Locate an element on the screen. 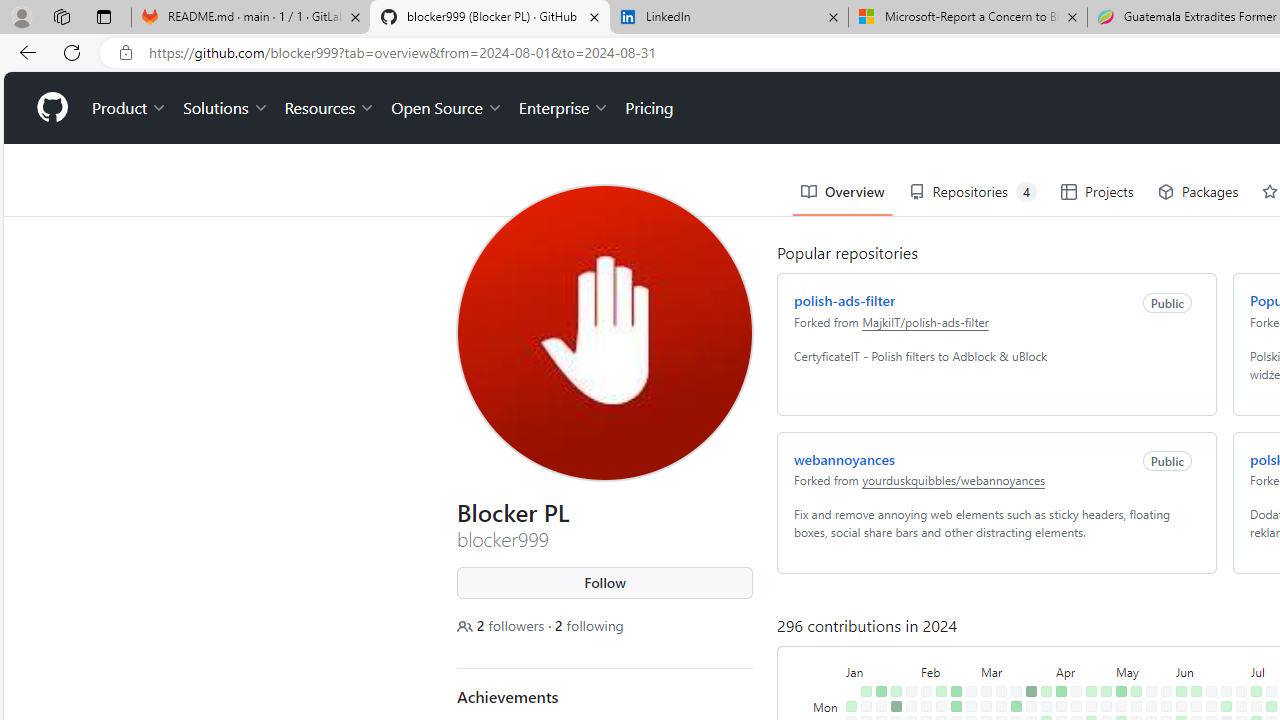 The image size is (1280, 720). 'No contributions on April 14th.' is located at coordinates (1075, 690).